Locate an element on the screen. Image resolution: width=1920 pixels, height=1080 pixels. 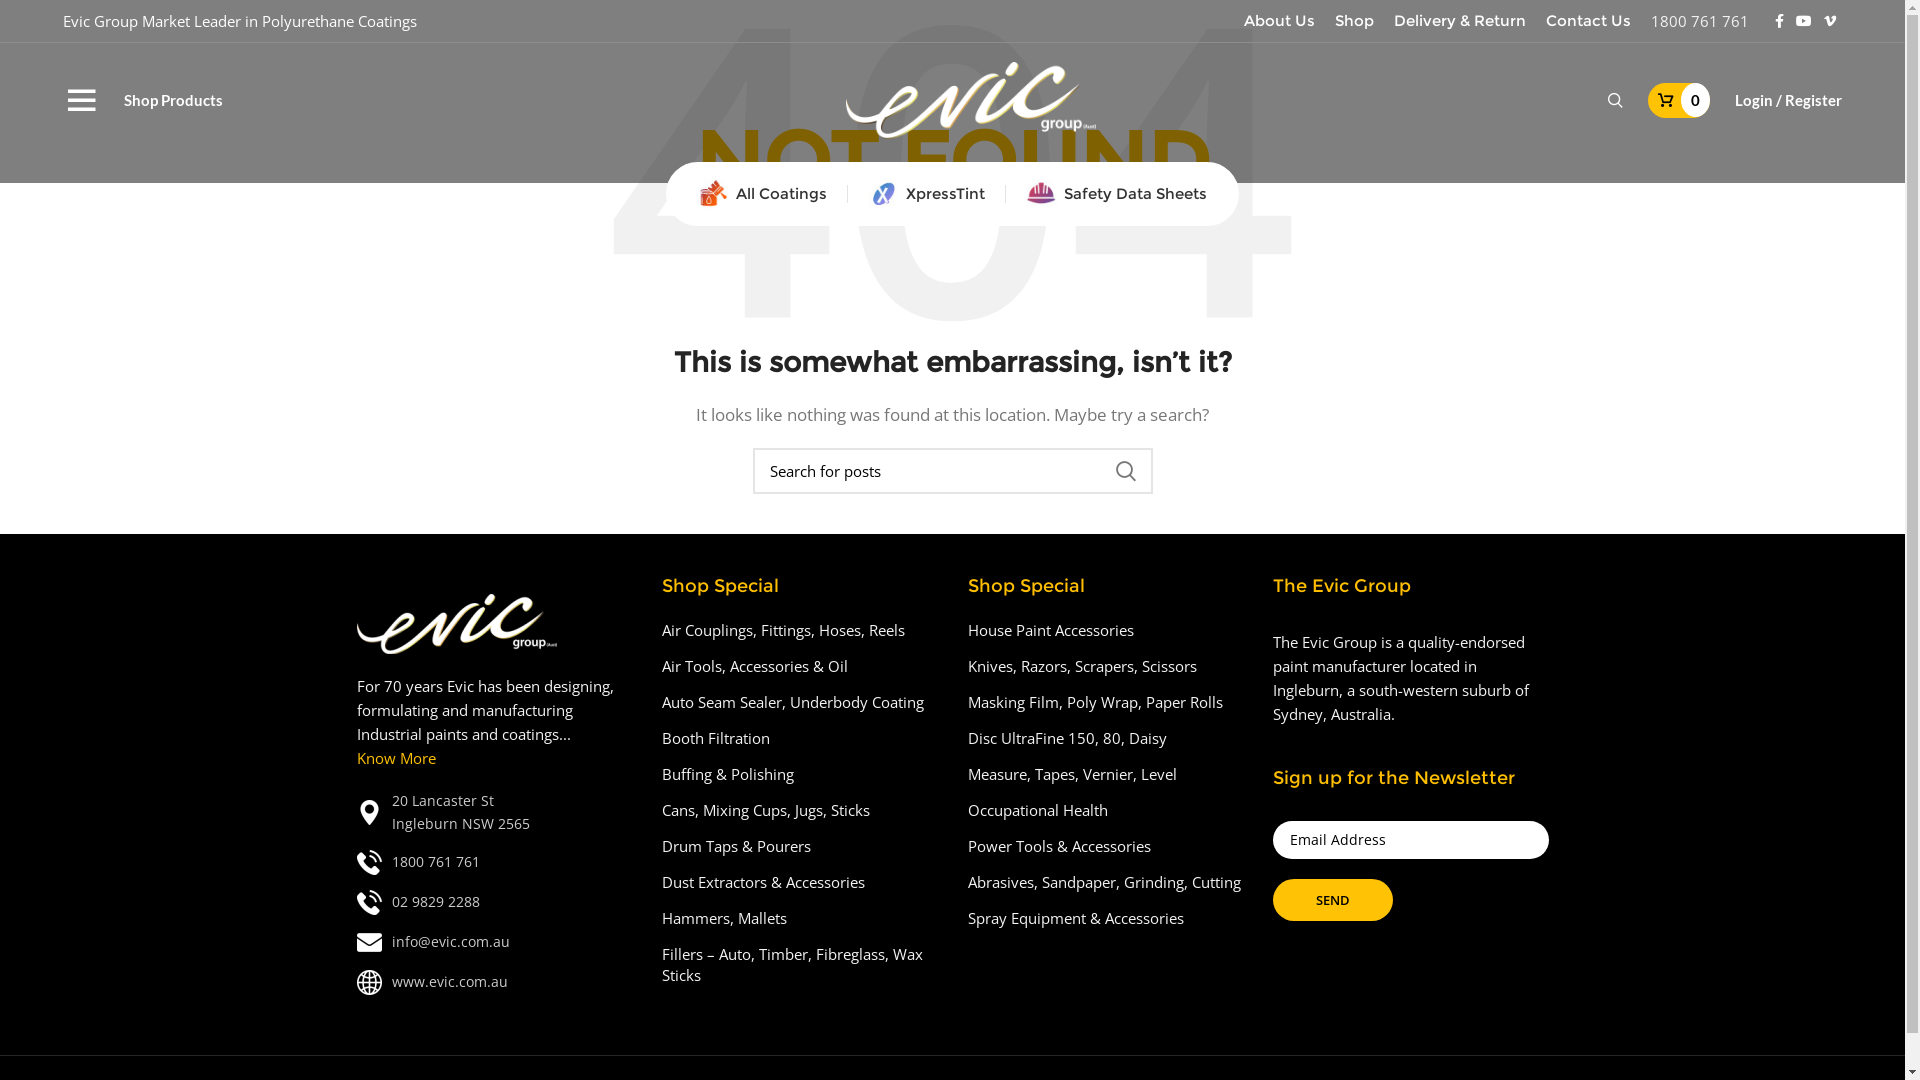
'Hammers, Mallets' is located at coordinates (724, 918).